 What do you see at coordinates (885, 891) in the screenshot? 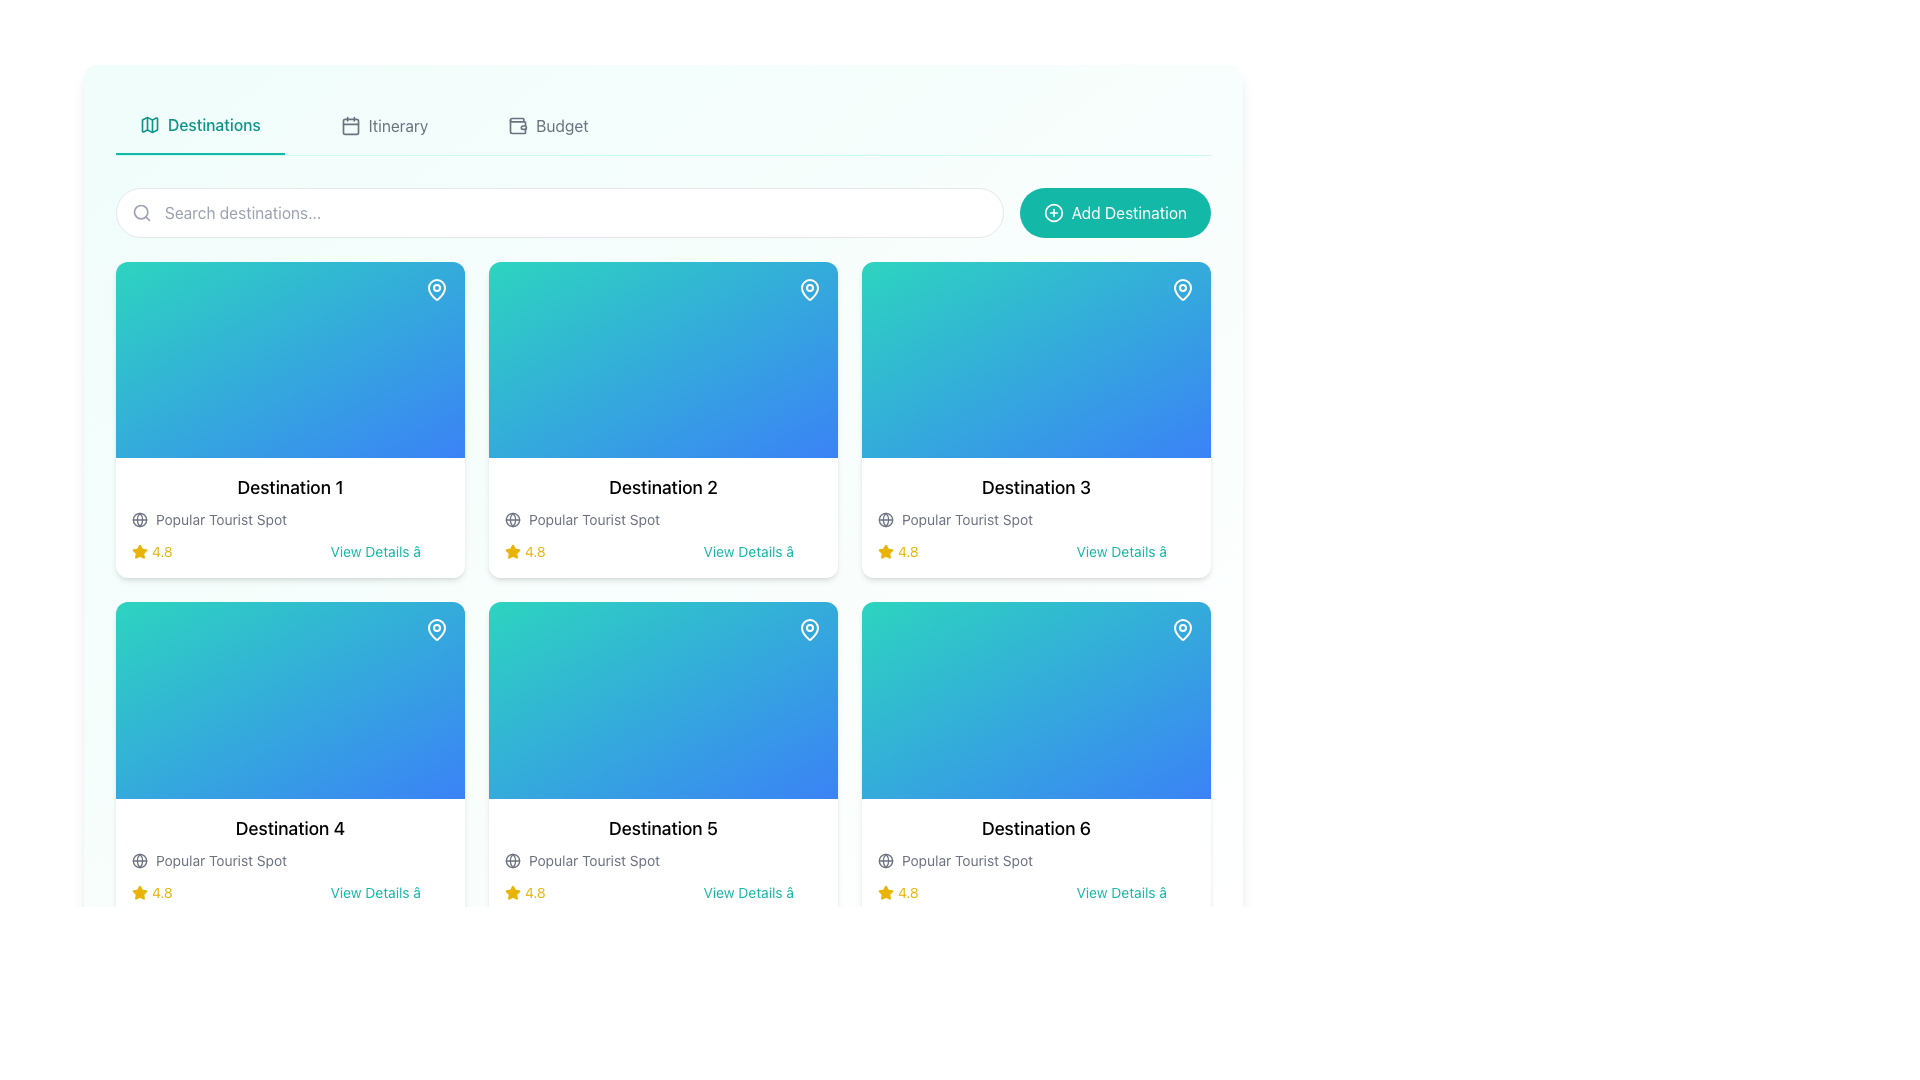
I see `the star icon that represents the rating for 'Destination 6', which is positioned directly below the title and above the description text 'Popular Tourist Spot'` at bounding box center [885, 891].